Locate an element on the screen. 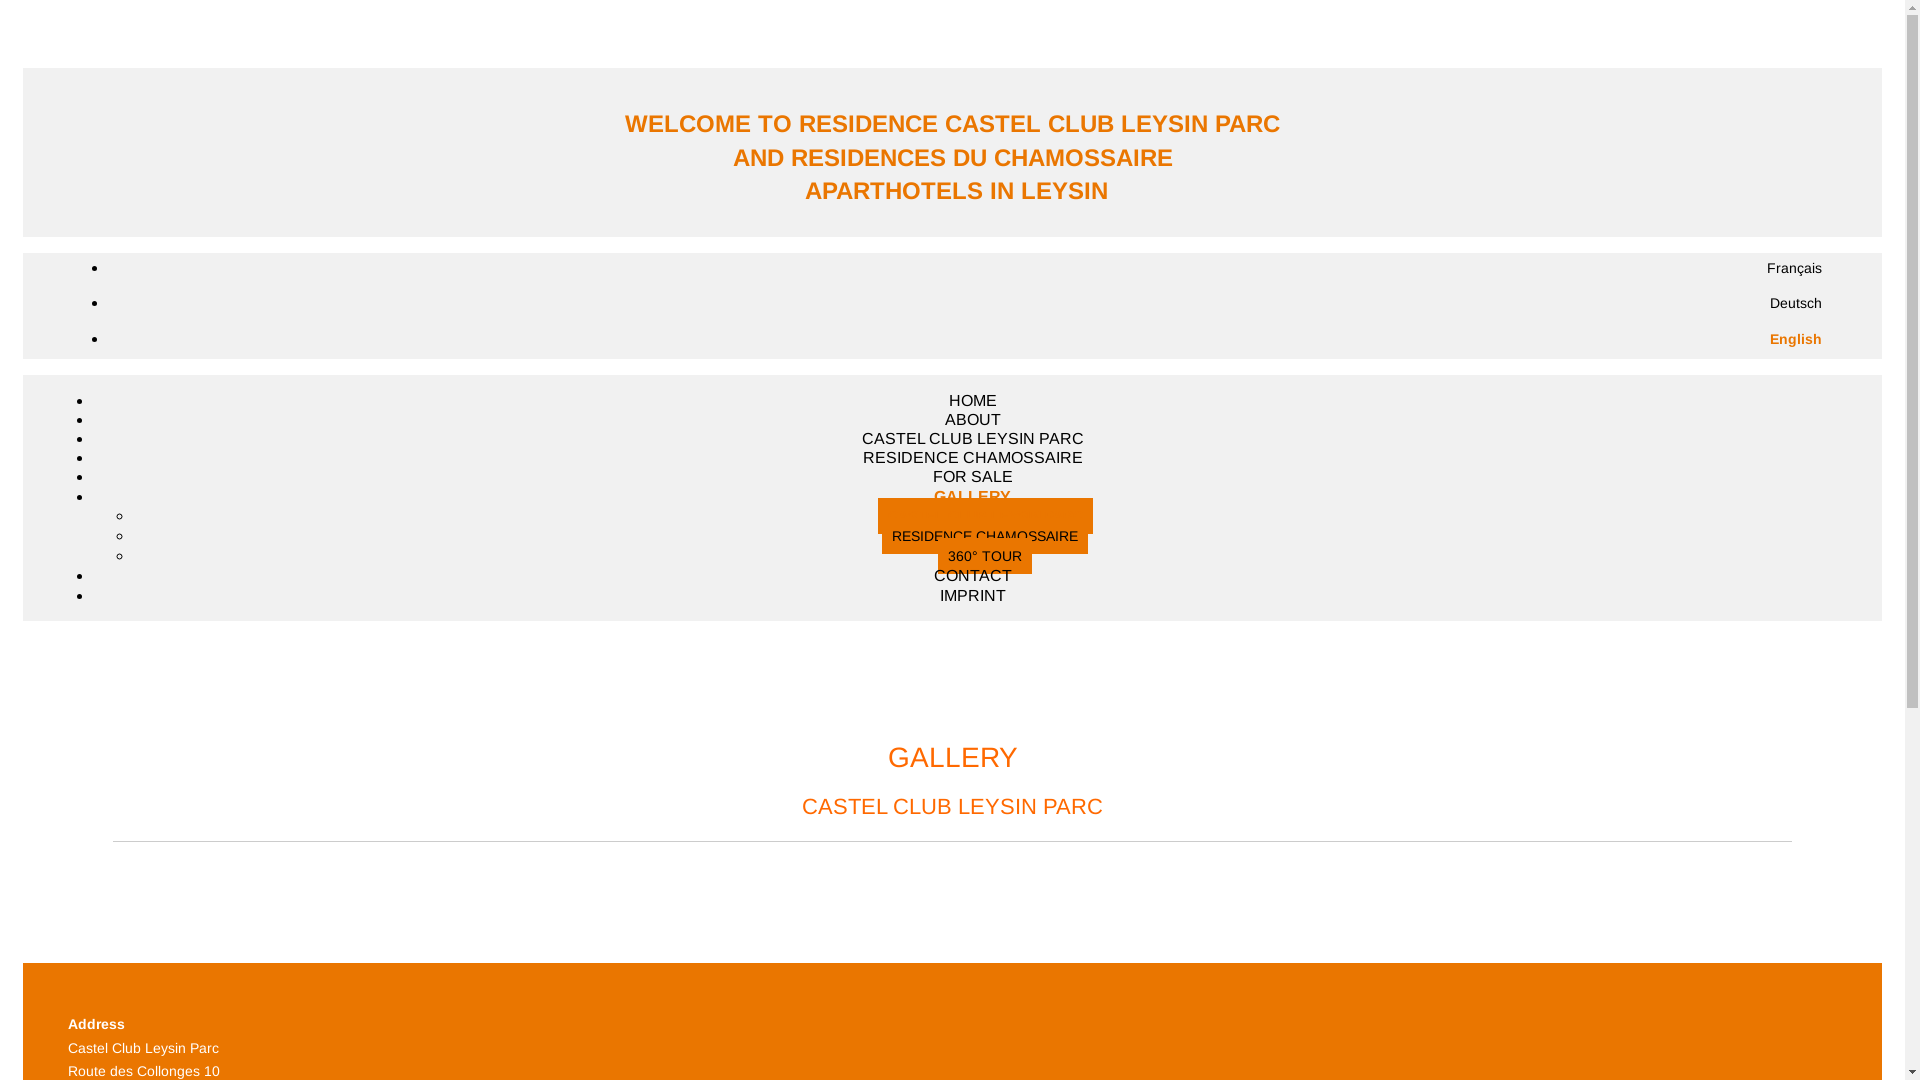 Image resolution: width=1920 pixels, height=1080 pixels. 'HOME' is located at coordinates (972, 400).